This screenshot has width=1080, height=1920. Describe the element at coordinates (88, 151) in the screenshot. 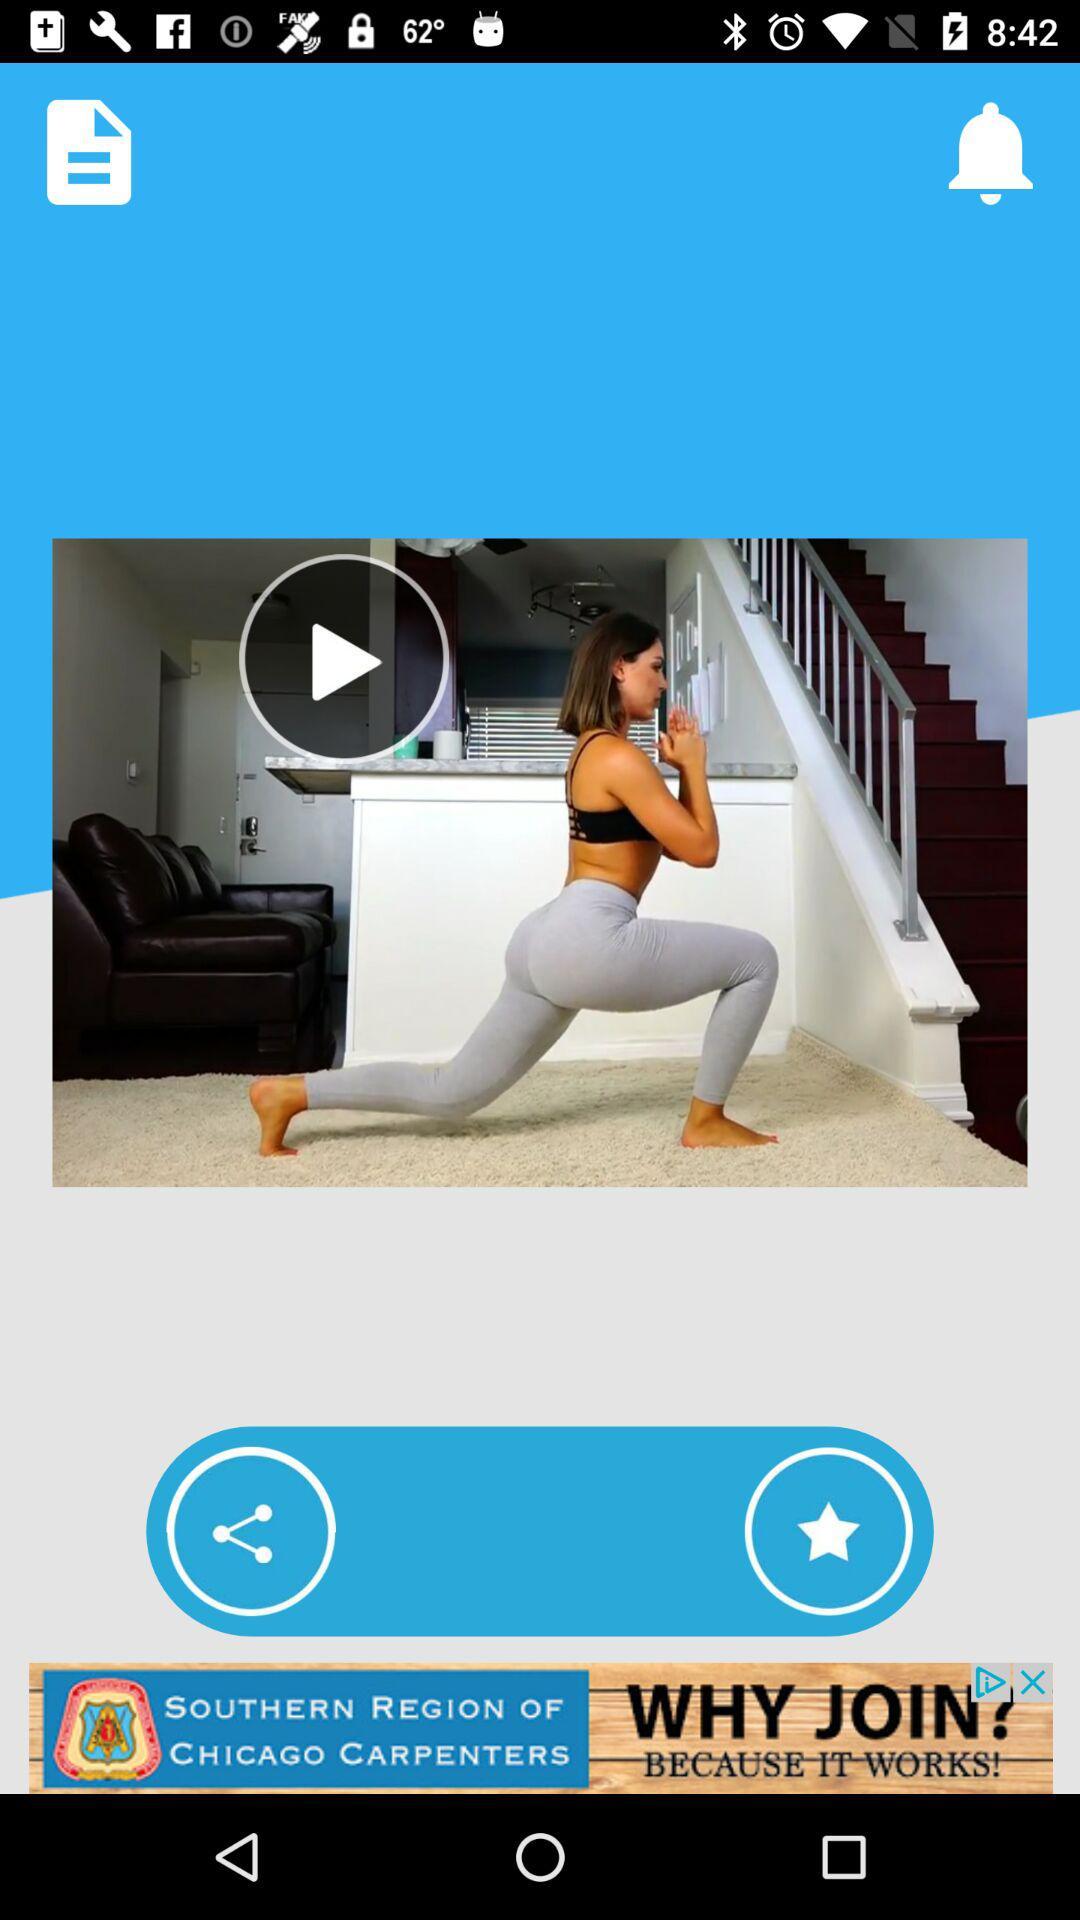

I see `copy page` at that location.